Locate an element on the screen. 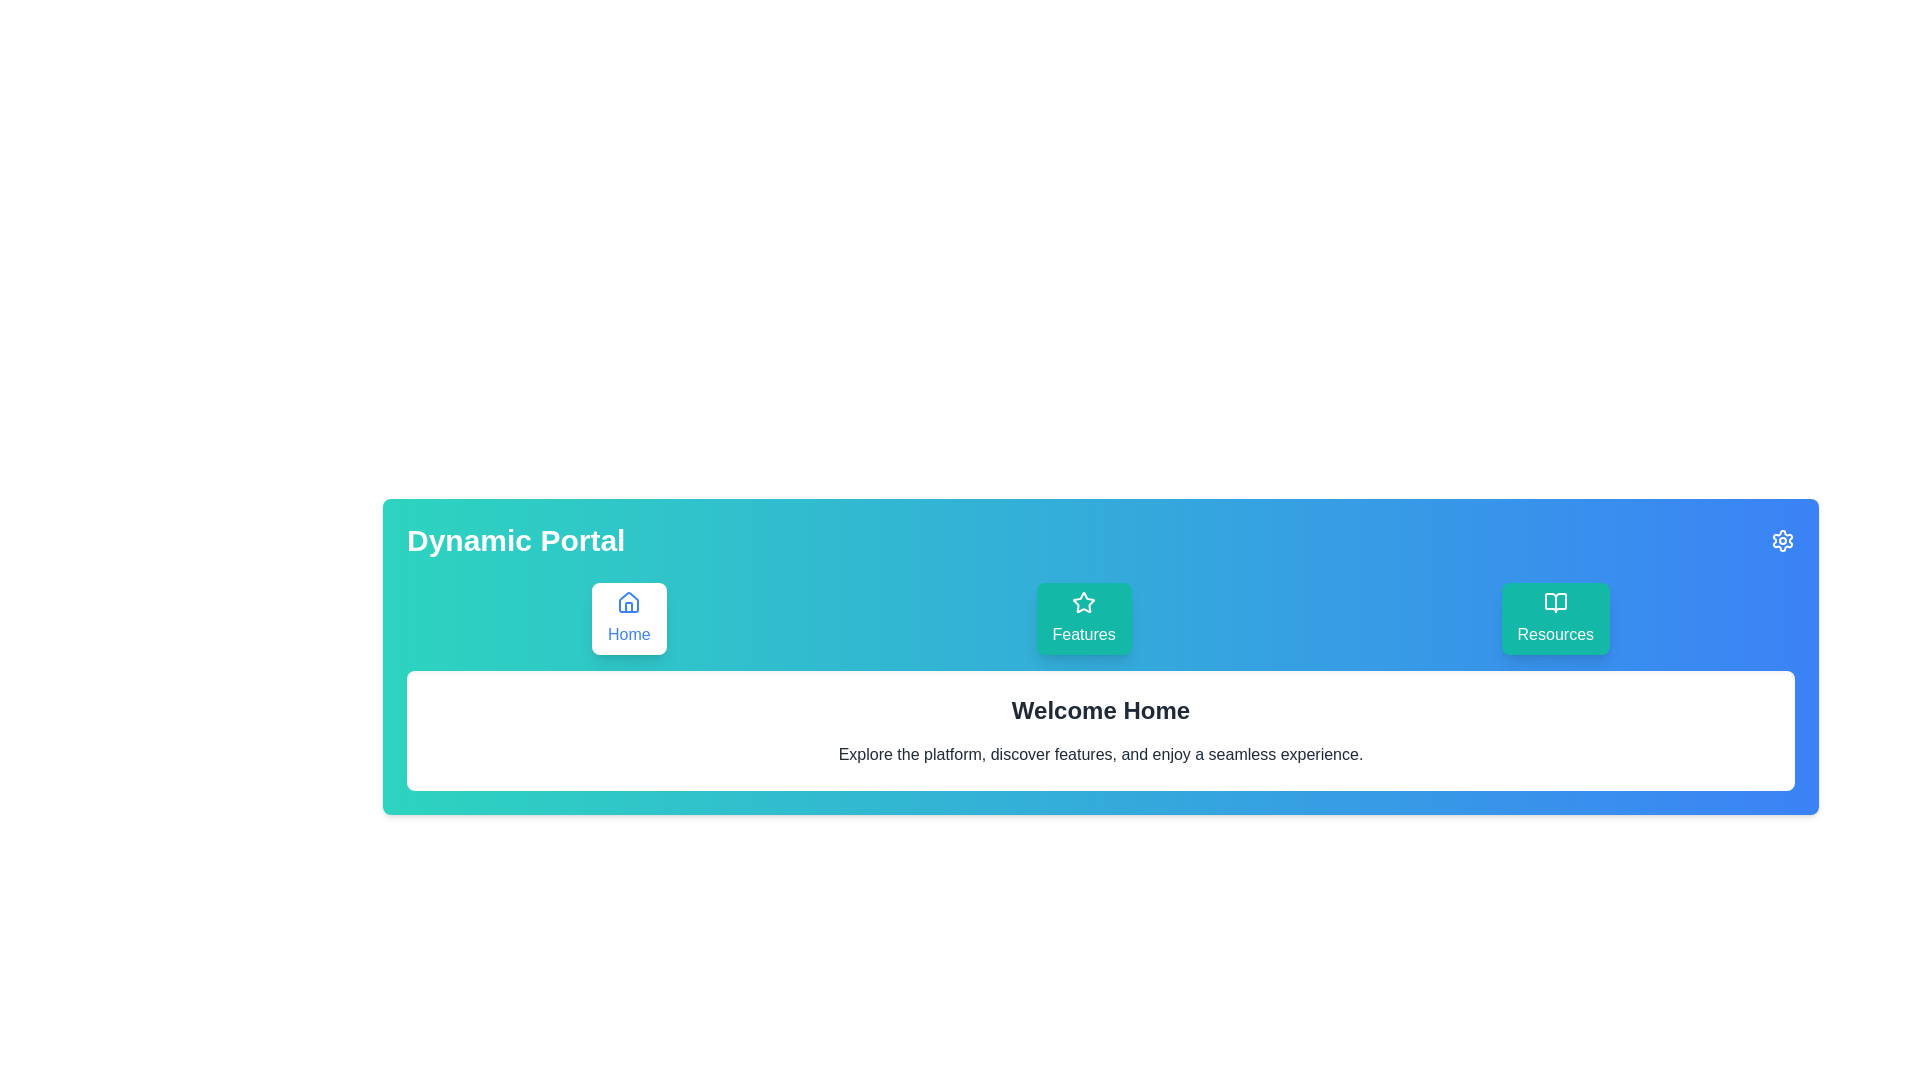  the 'Features' button, which is the middle button in a row of three buttons labeled 'Home', 'Features', and 'Resources' is located at coordinates (1083, 617).